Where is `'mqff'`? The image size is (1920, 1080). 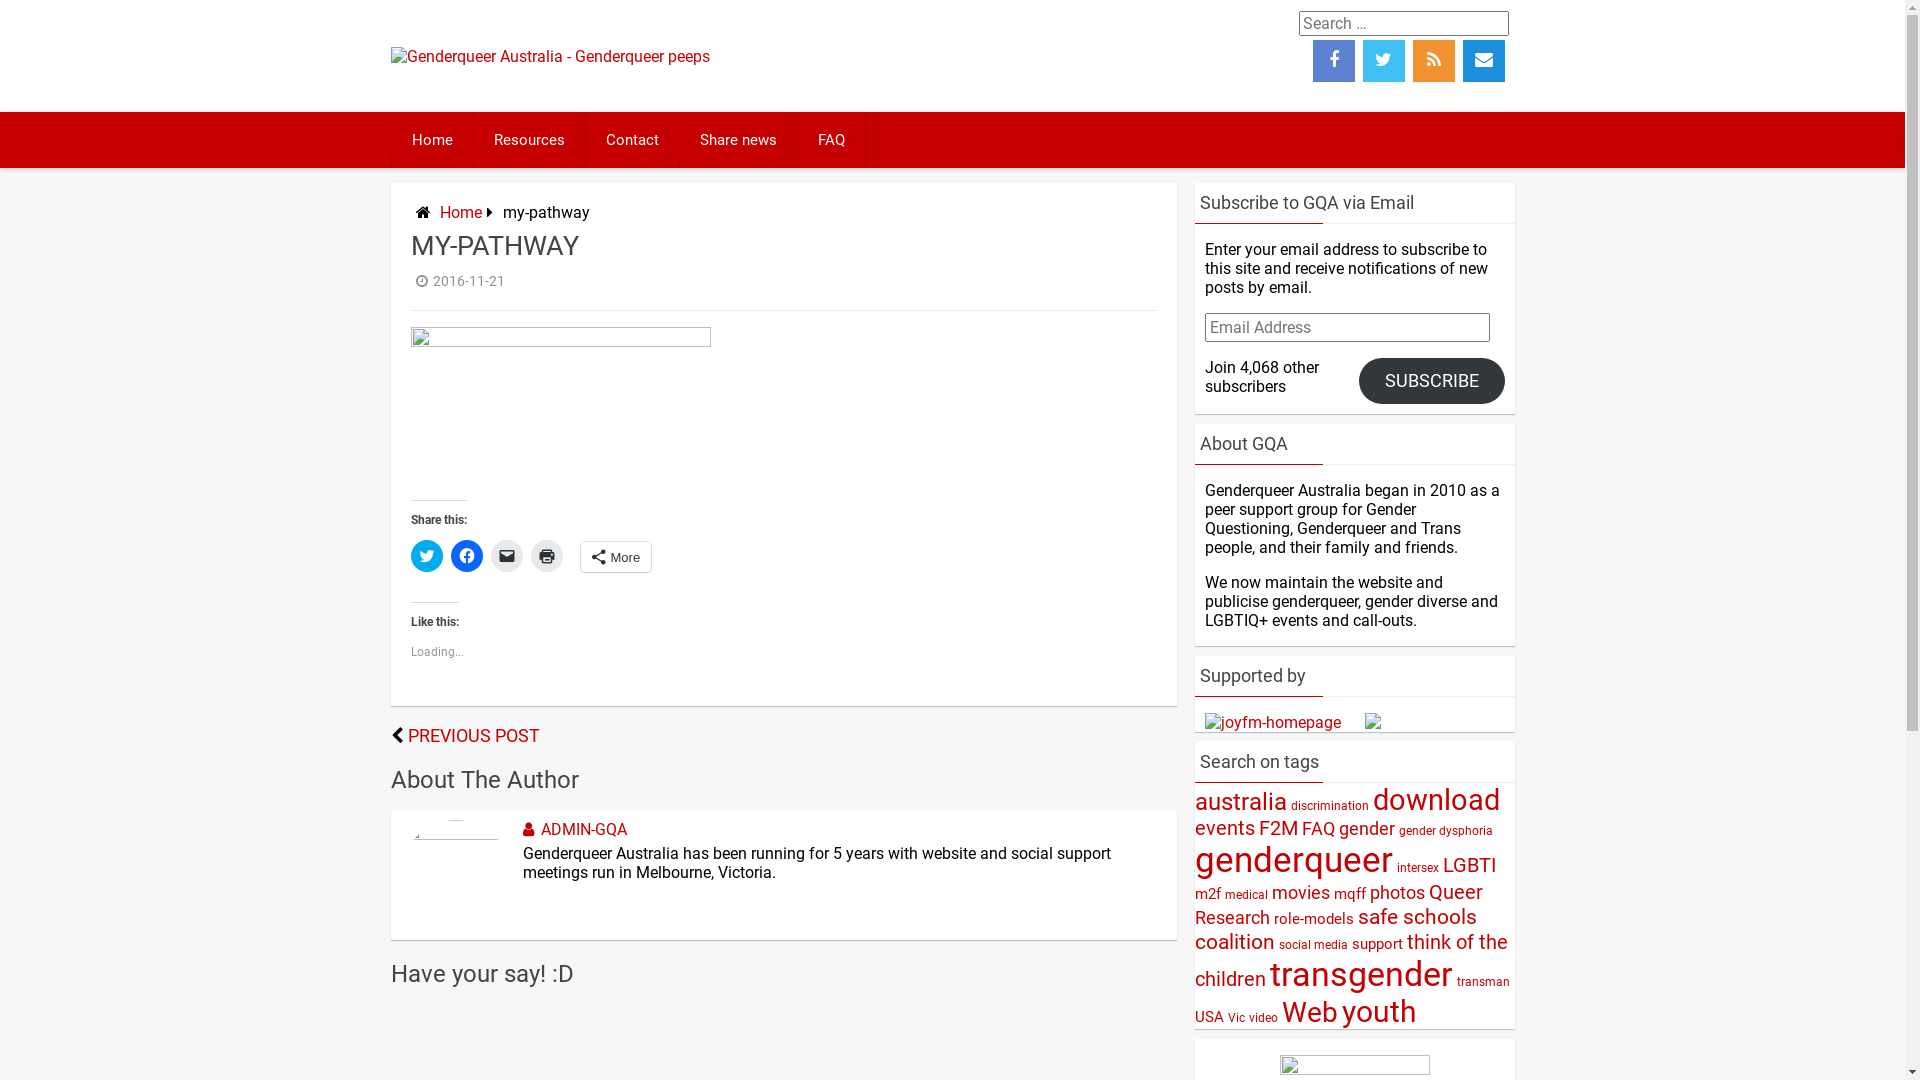 'mqff' is located at coordinates (1349, 893).